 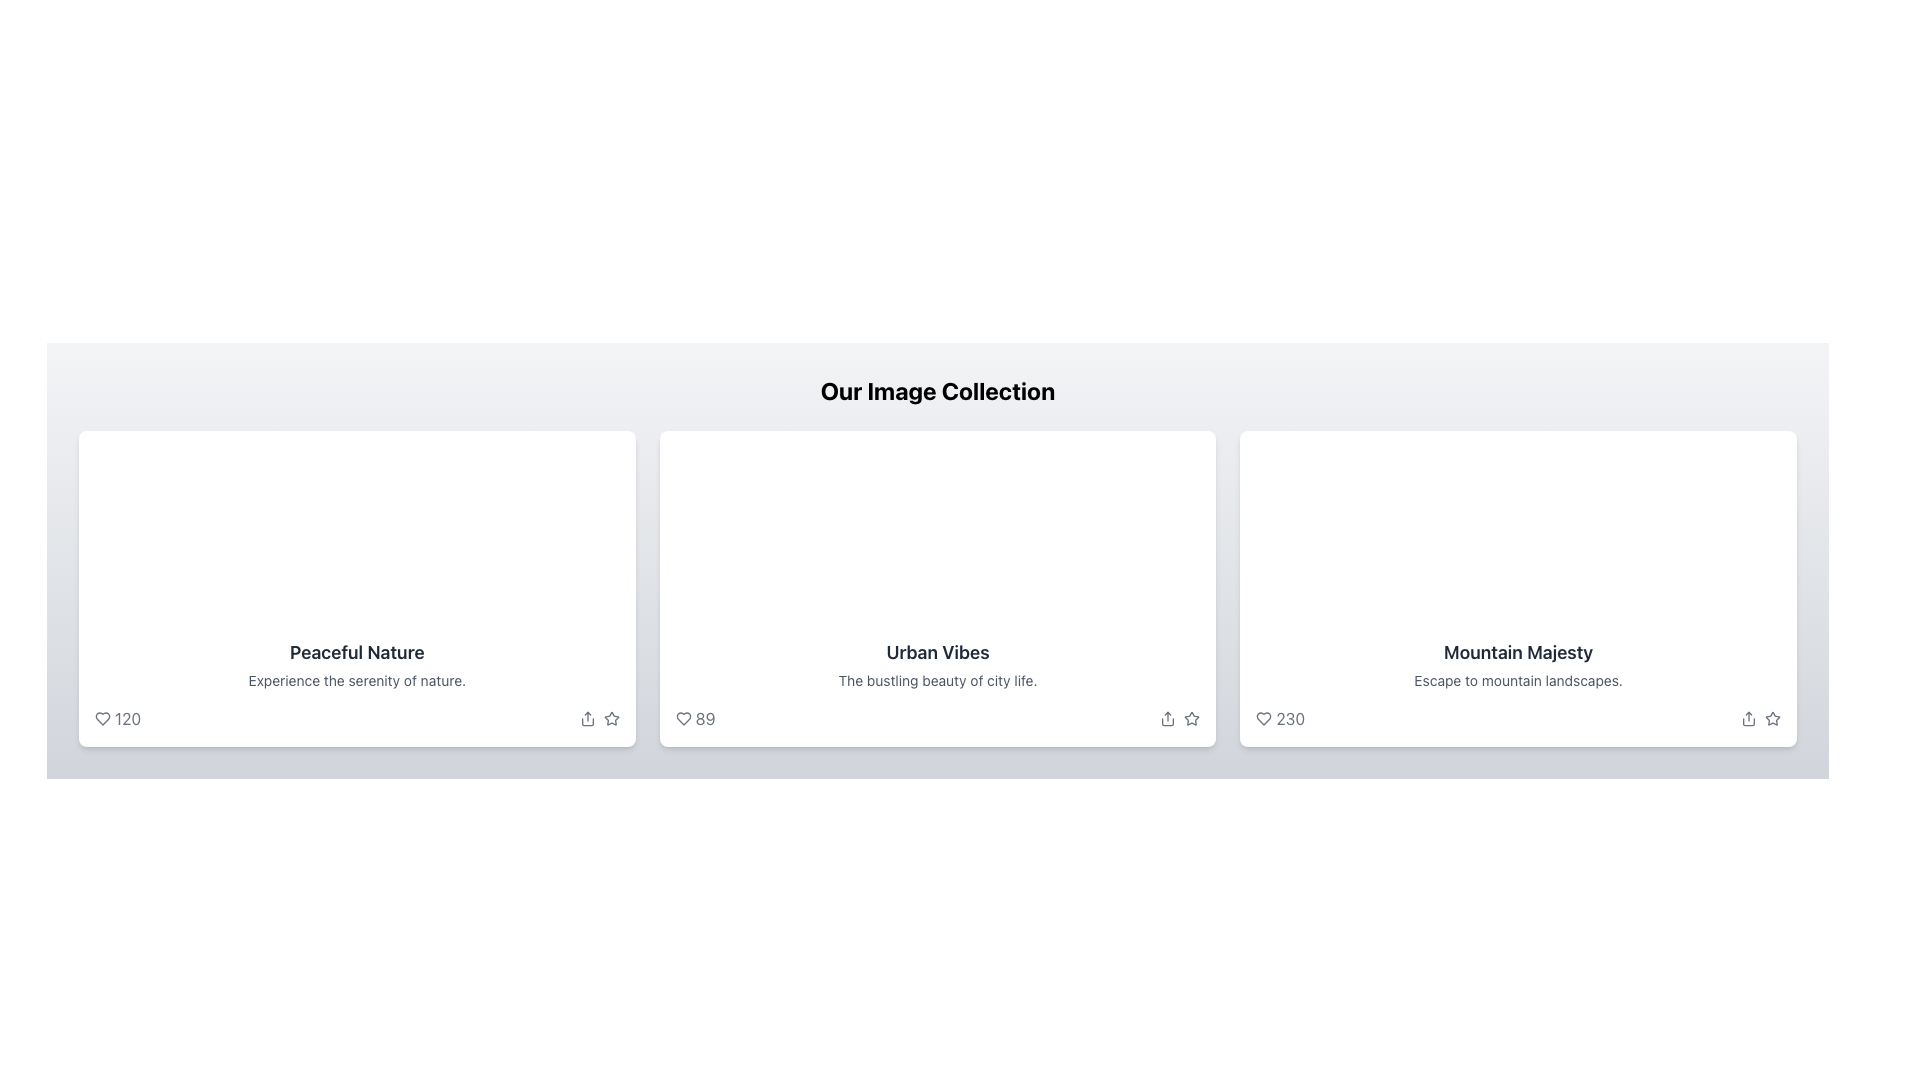 I want to click on the heart icon in the 'Urban Vibes' card, so click(x=695, y=717).